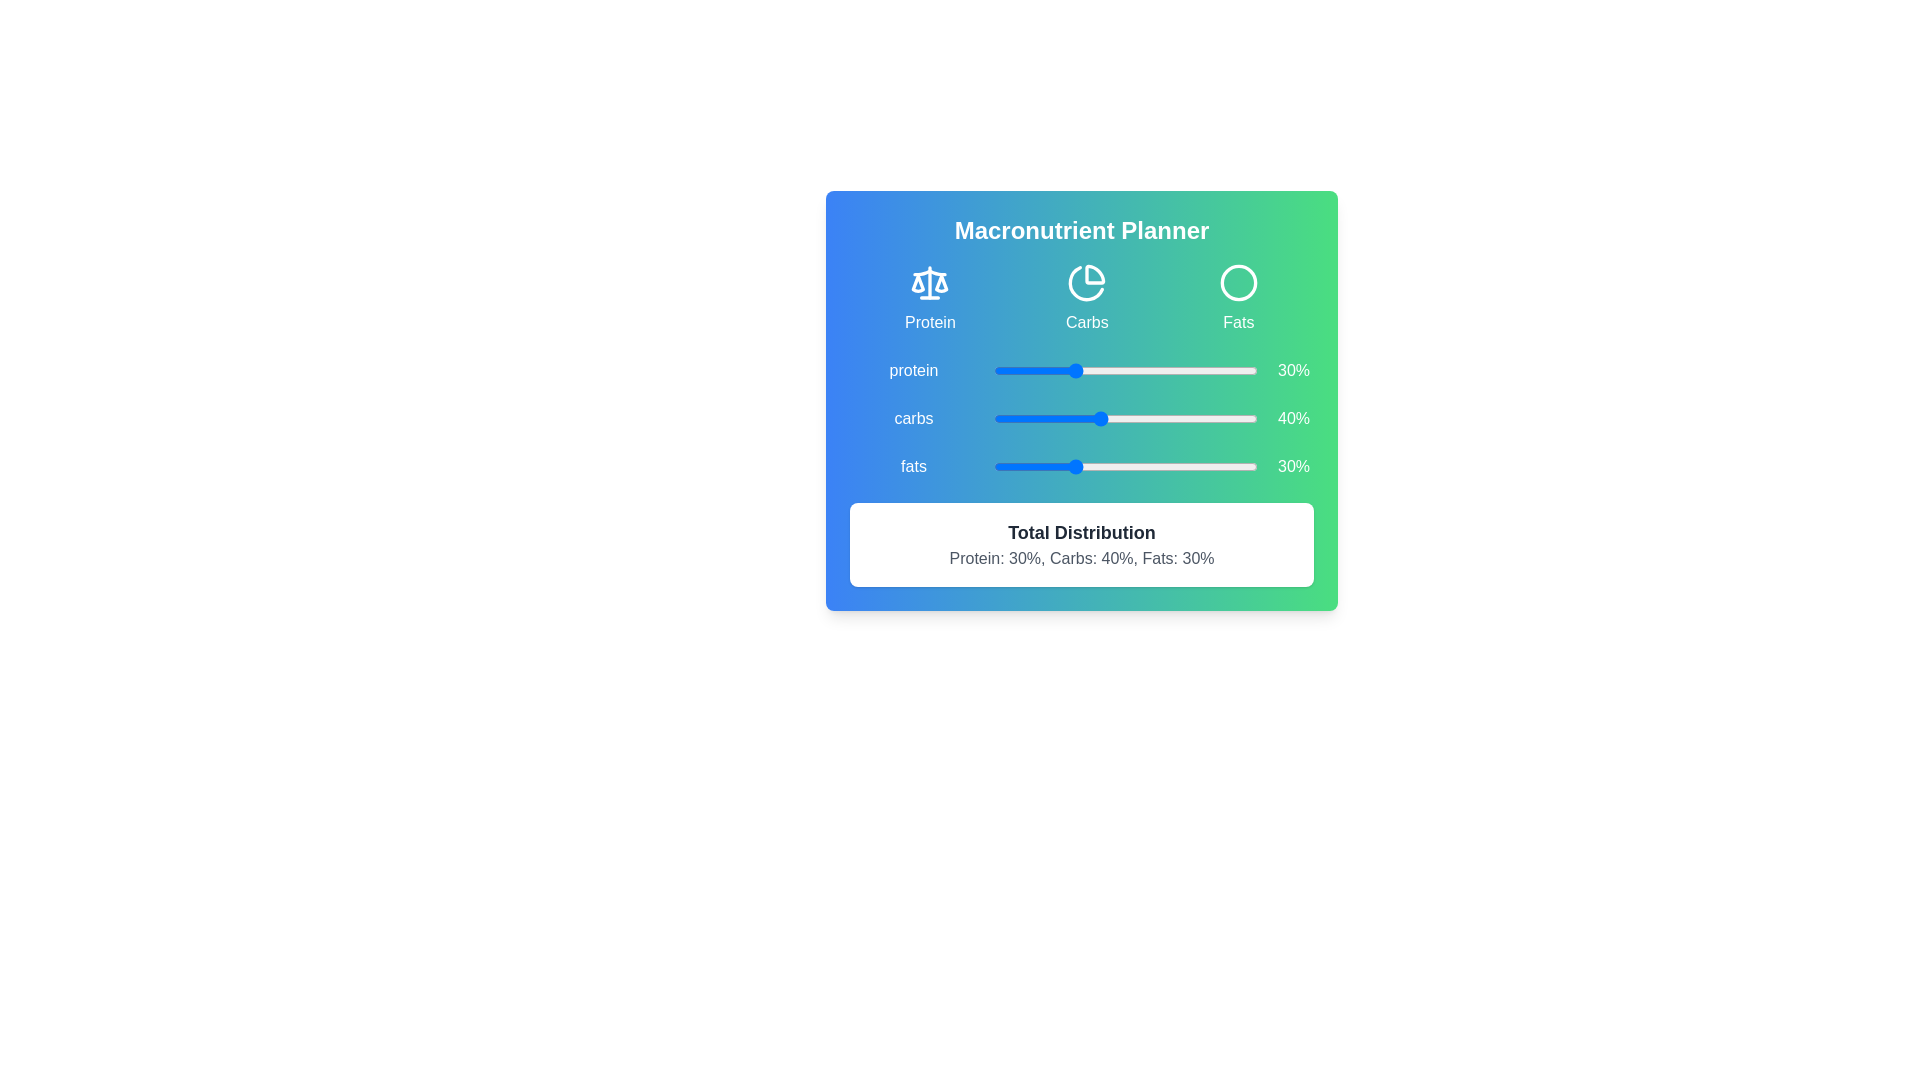  Describe the element at coordinates (1064, 466) in the screenshot. I see `the fats percentage` at that location.